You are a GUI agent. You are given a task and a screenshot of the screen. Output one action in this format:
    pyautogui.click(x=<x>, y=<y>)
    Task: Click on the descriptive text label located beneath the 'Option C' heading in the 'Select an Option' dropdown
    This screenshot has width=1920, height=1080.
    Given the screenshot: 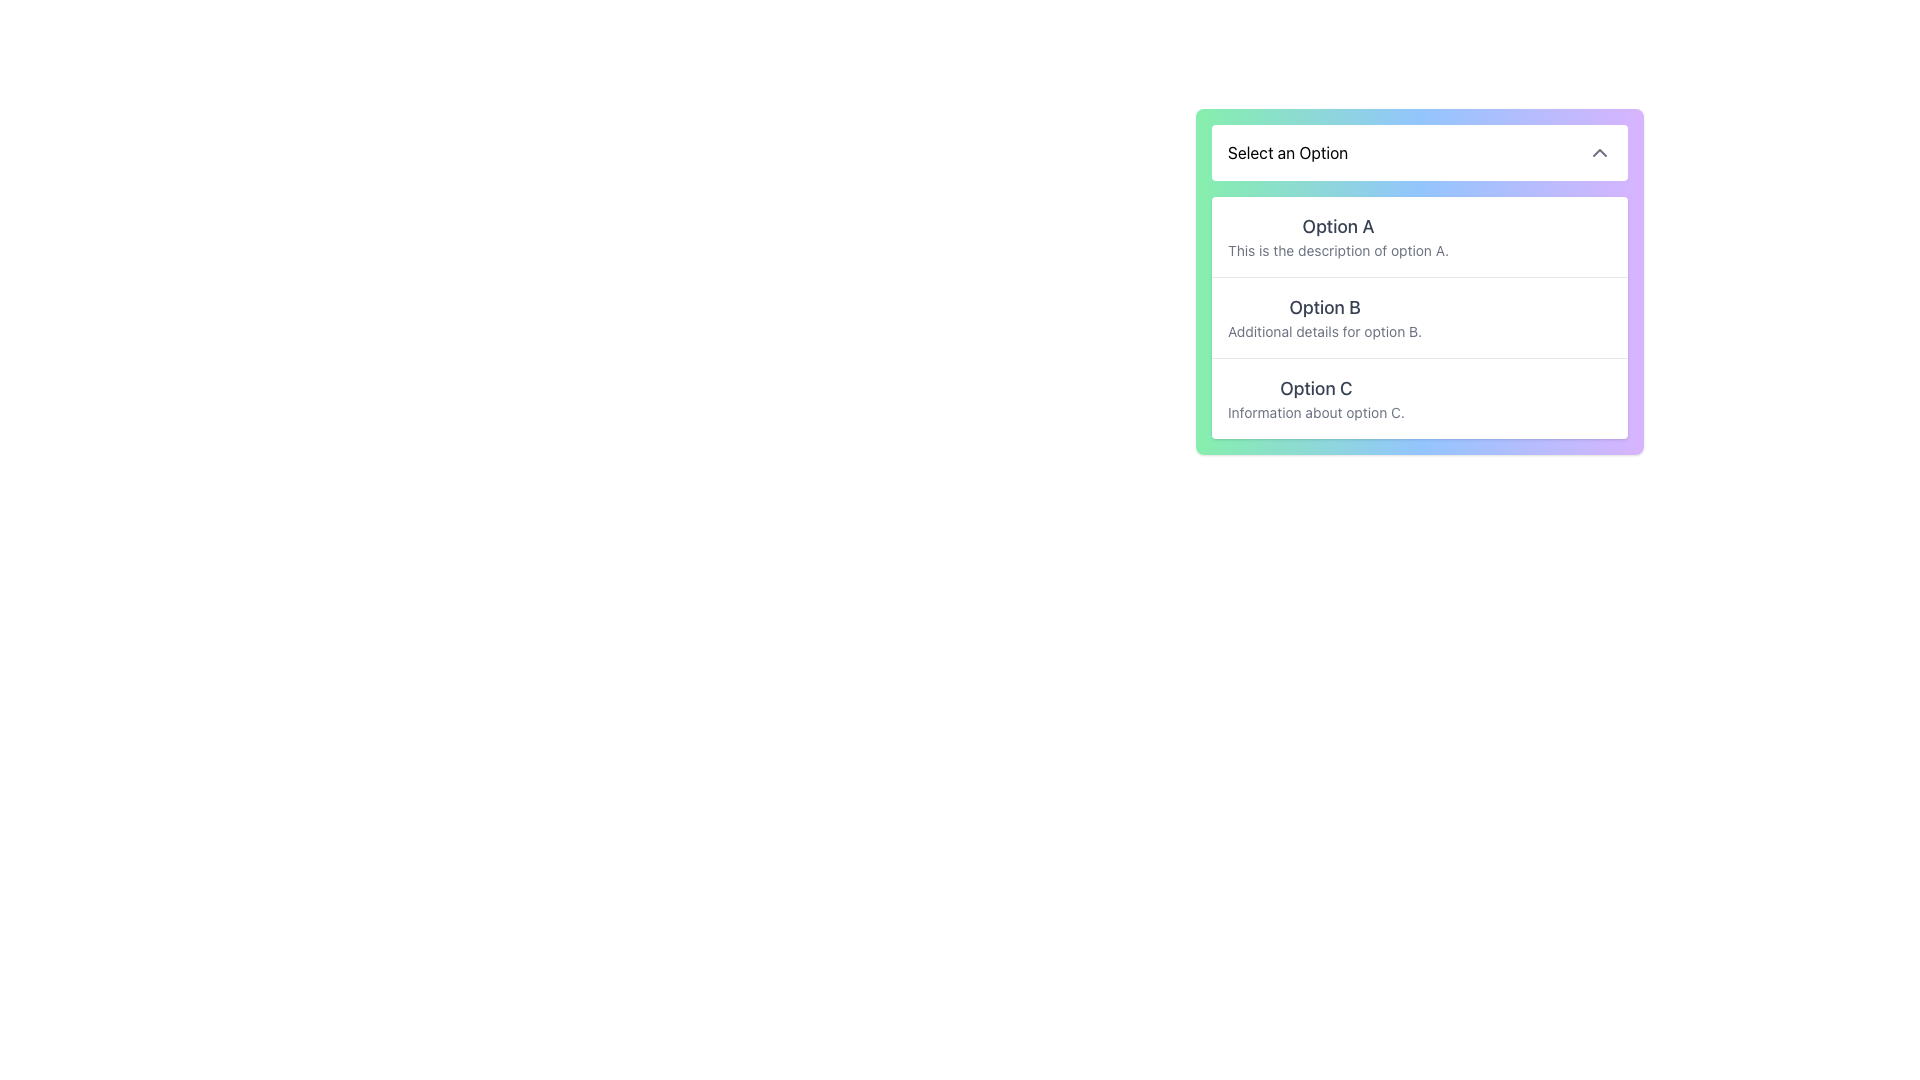 What is the action you would take?
    pyautogui.click(x=1316, y=411)
    